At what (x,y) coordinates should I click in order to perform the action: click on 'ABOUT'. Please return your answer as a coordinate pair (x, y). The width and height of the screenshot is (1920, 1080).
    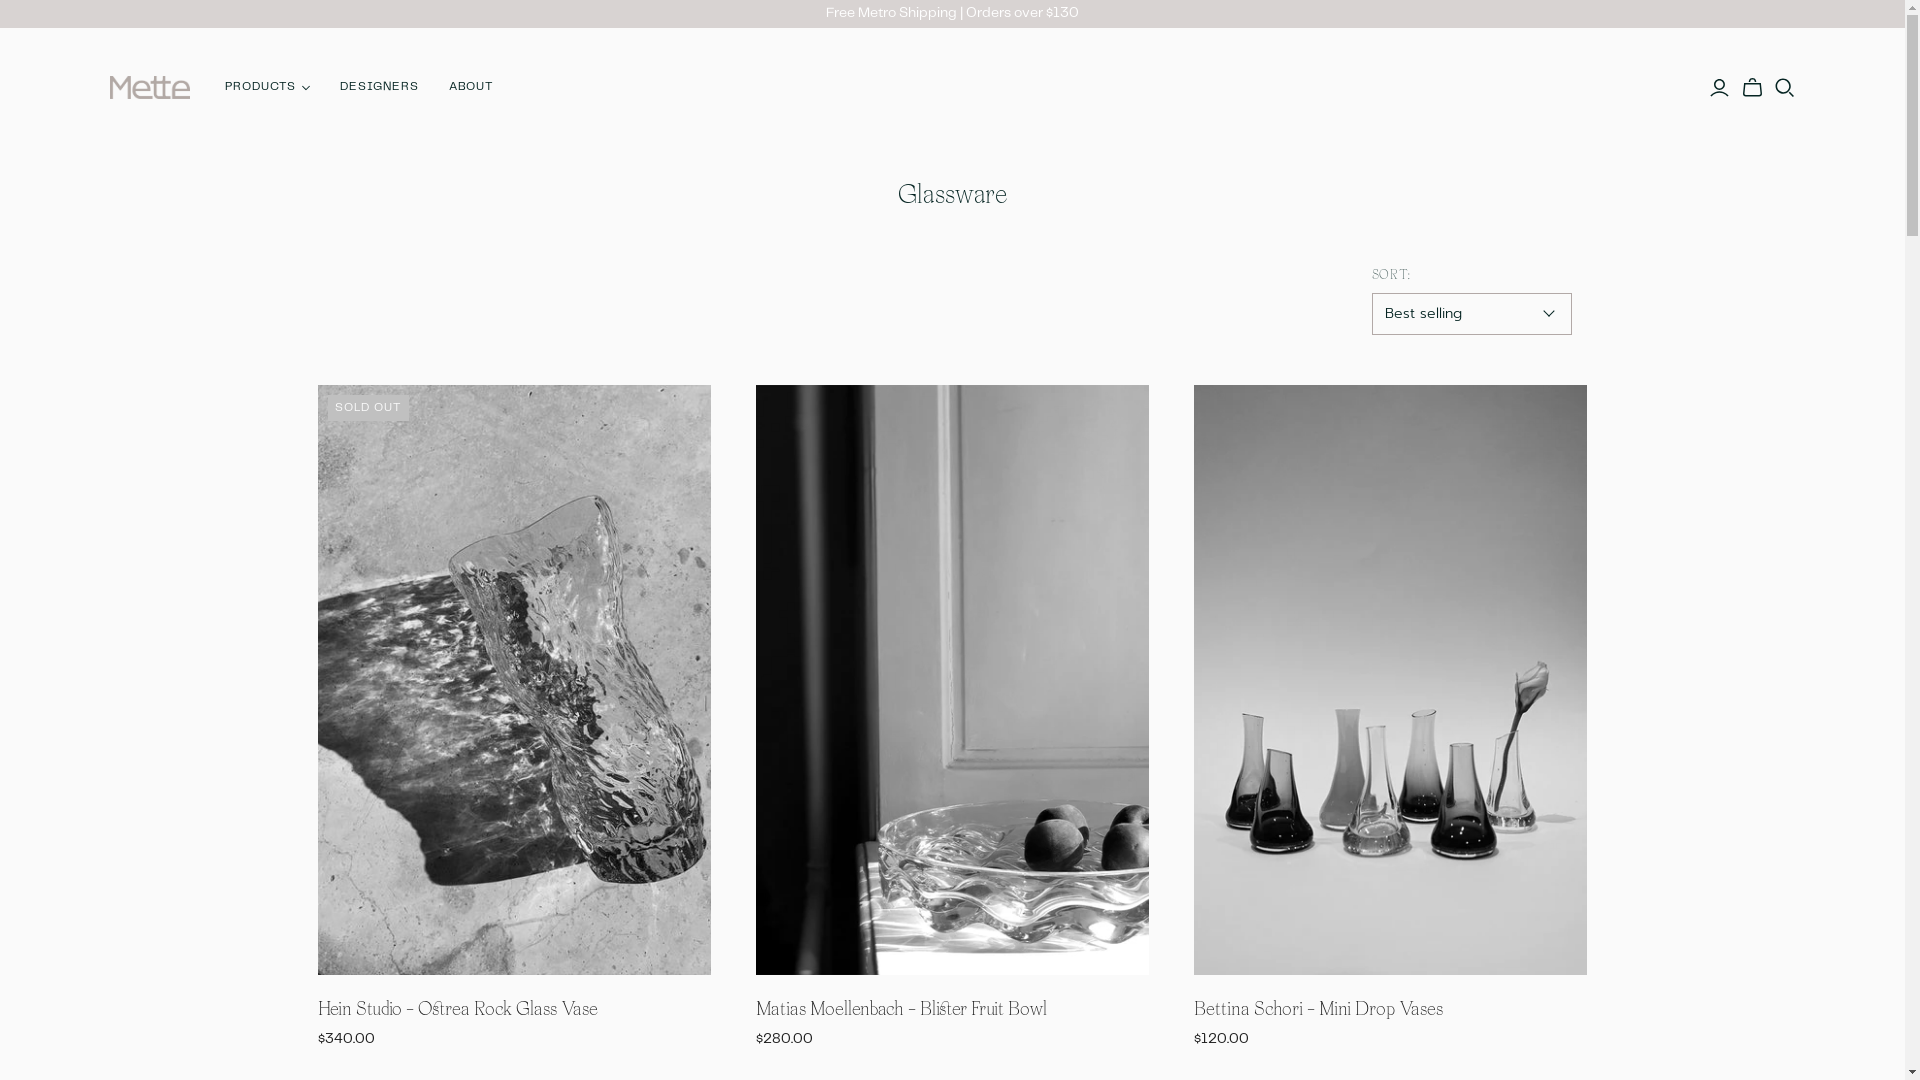
    Looking at the image, I should click on (470, 86).